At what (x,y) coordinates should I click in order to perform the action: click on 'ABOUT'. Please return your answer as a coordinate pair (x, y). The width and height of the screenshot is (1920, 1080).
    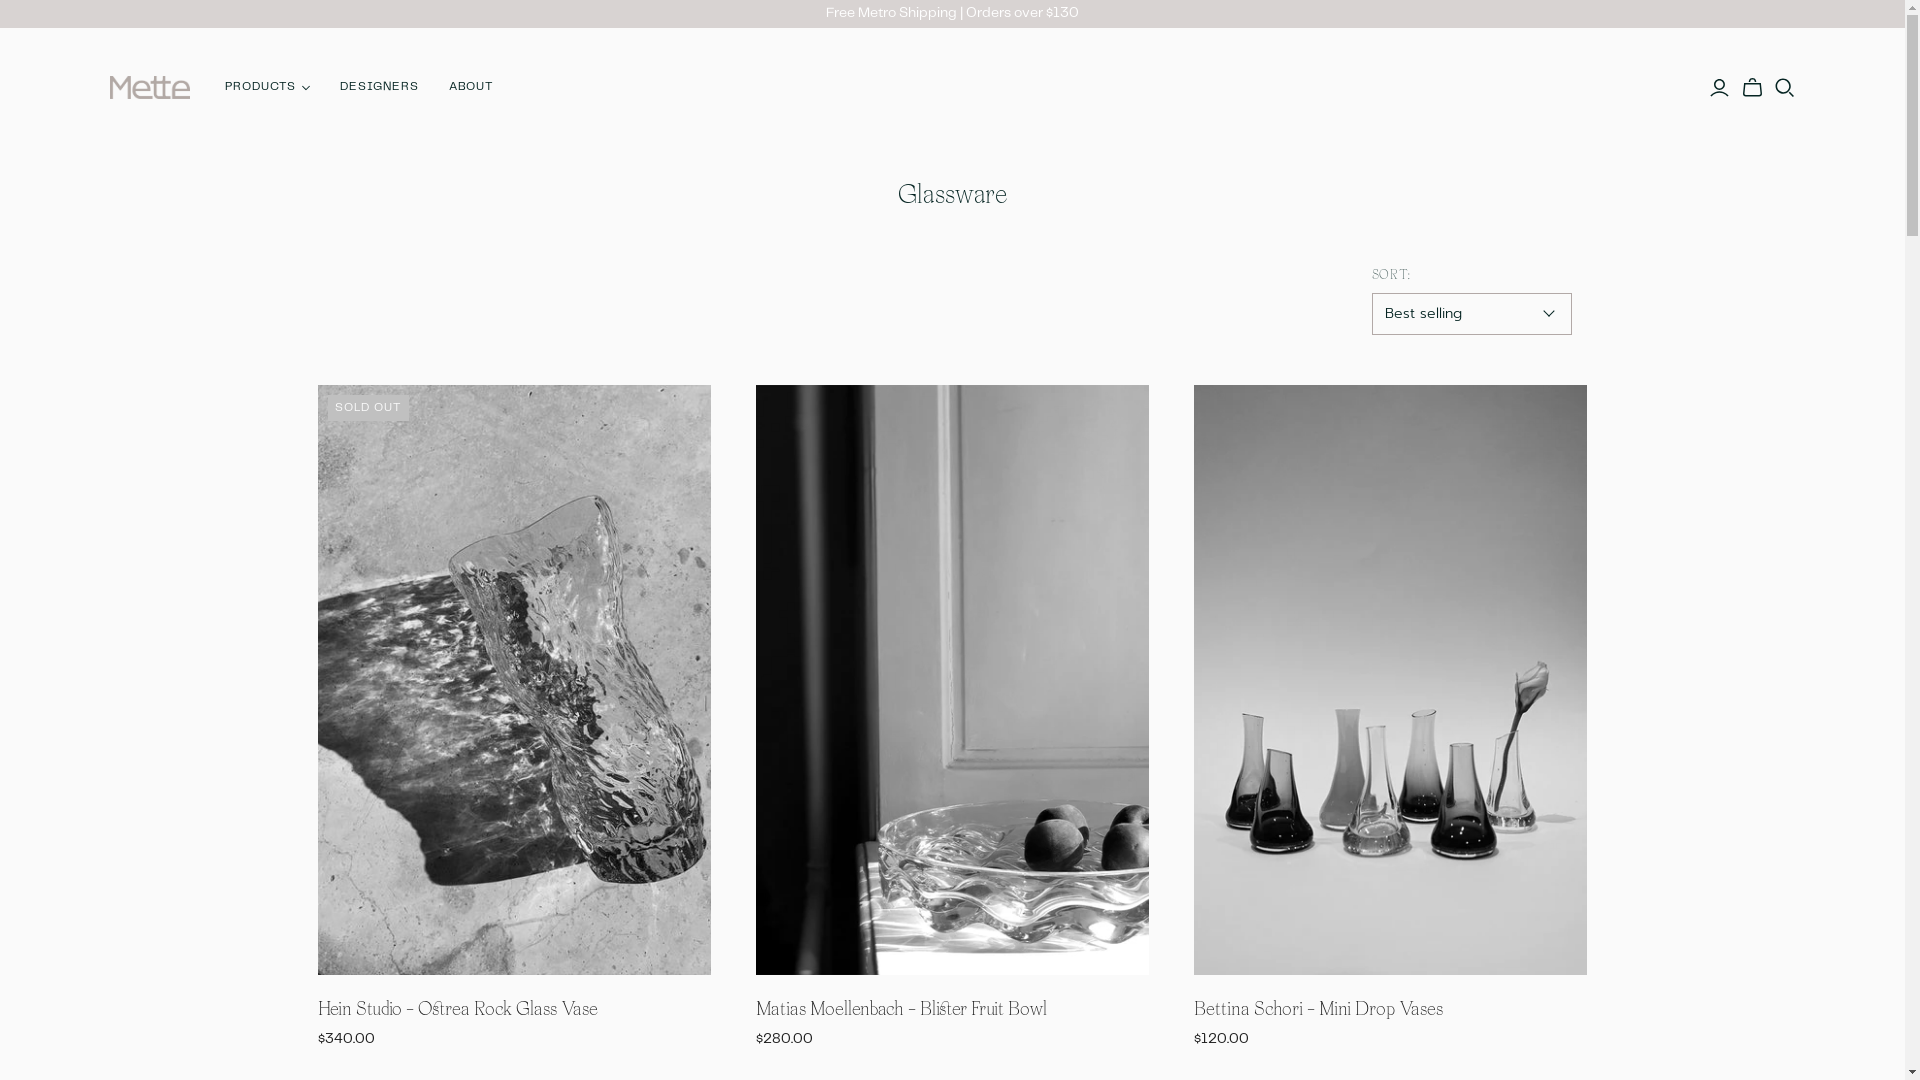
    Looking at the image, I should click on (470, 86).